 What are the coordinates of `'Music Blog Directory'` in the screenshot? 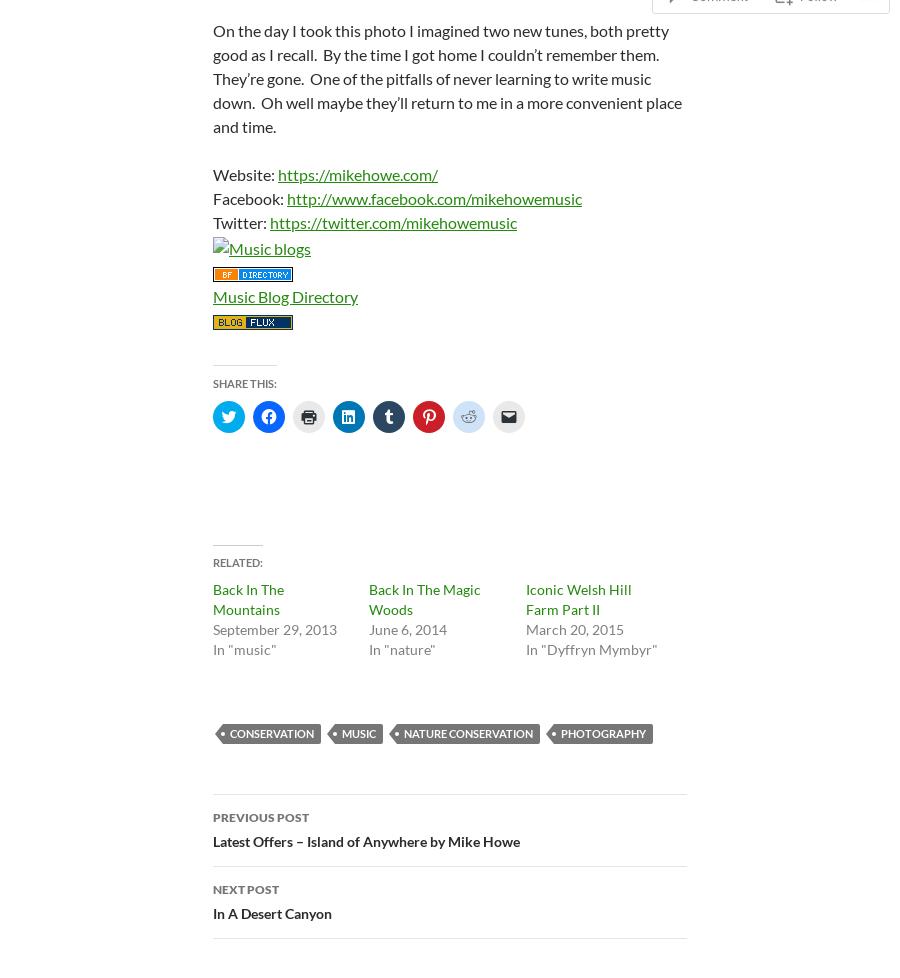 It's located at (284, 294).